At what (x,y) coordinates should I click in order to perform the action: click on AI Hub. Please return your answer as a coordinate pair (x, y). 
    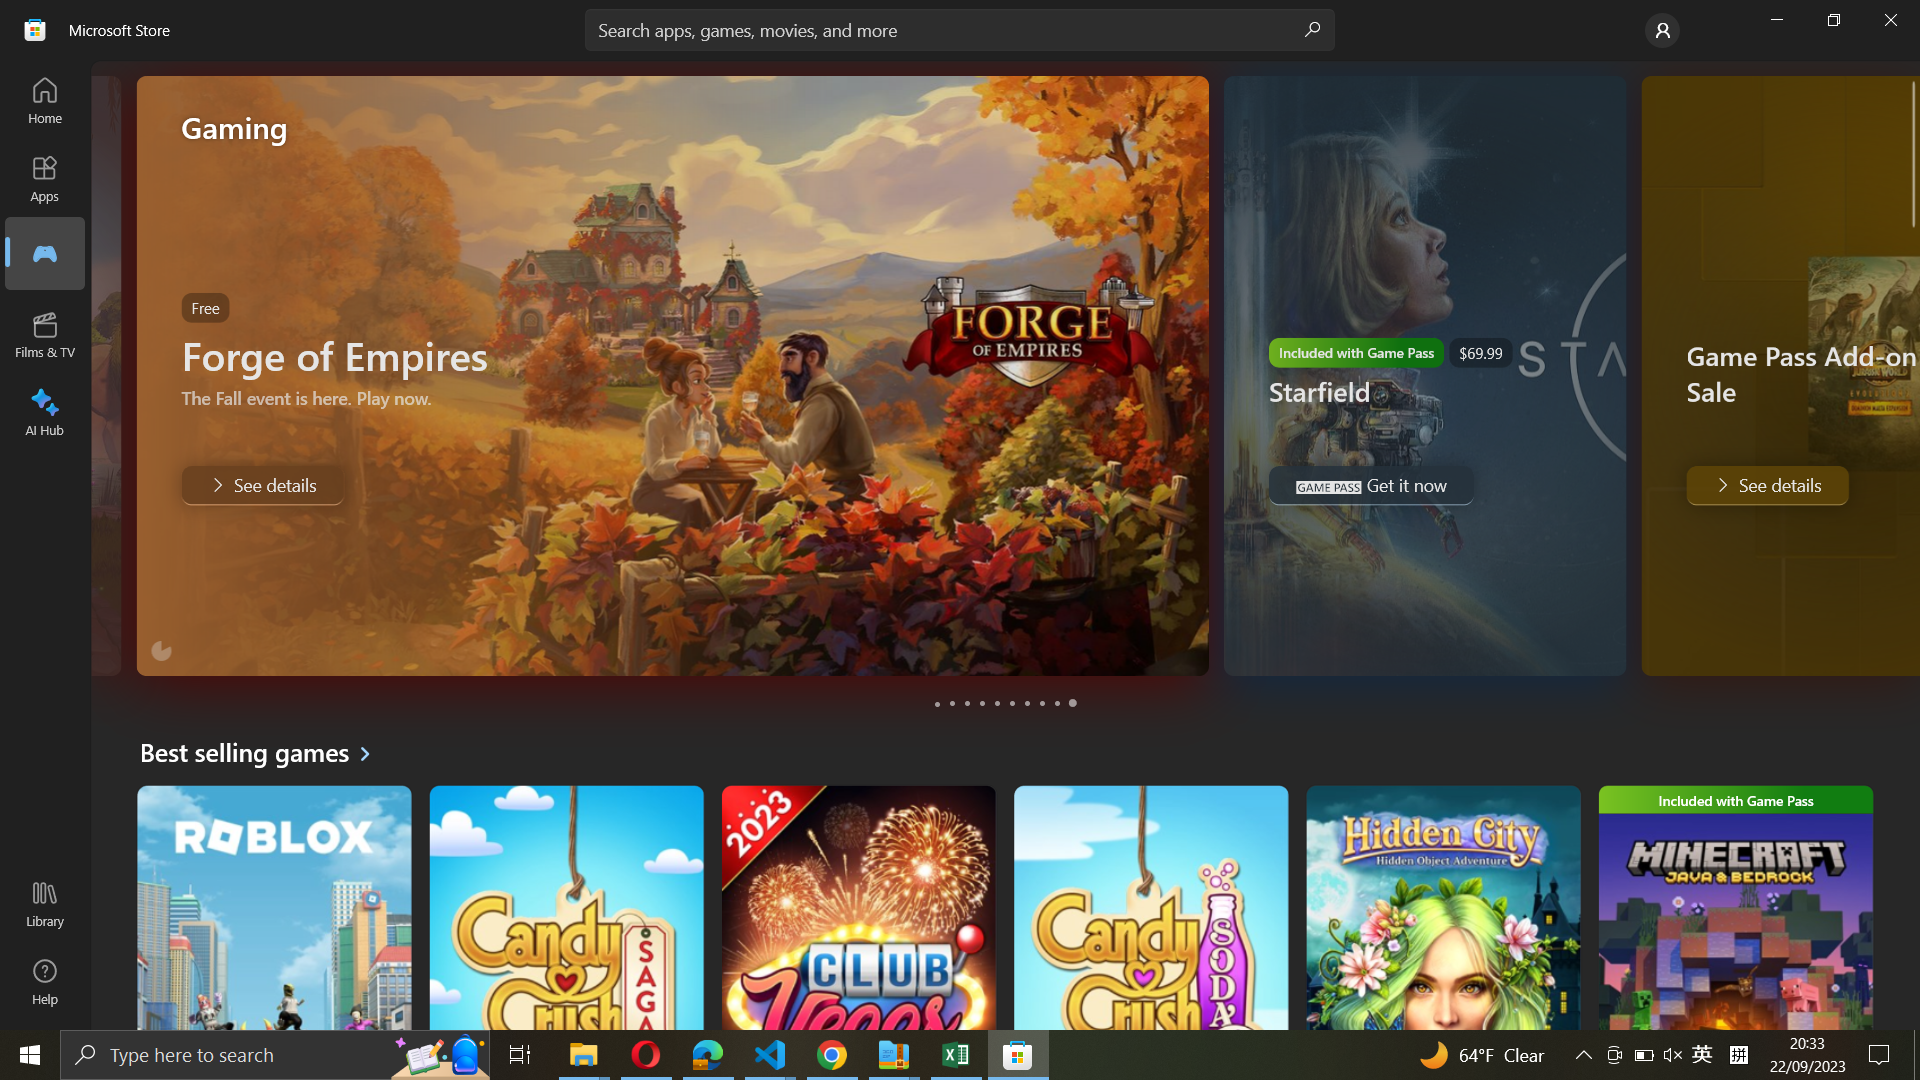
    Looking at the image, I should click on (46, 408).